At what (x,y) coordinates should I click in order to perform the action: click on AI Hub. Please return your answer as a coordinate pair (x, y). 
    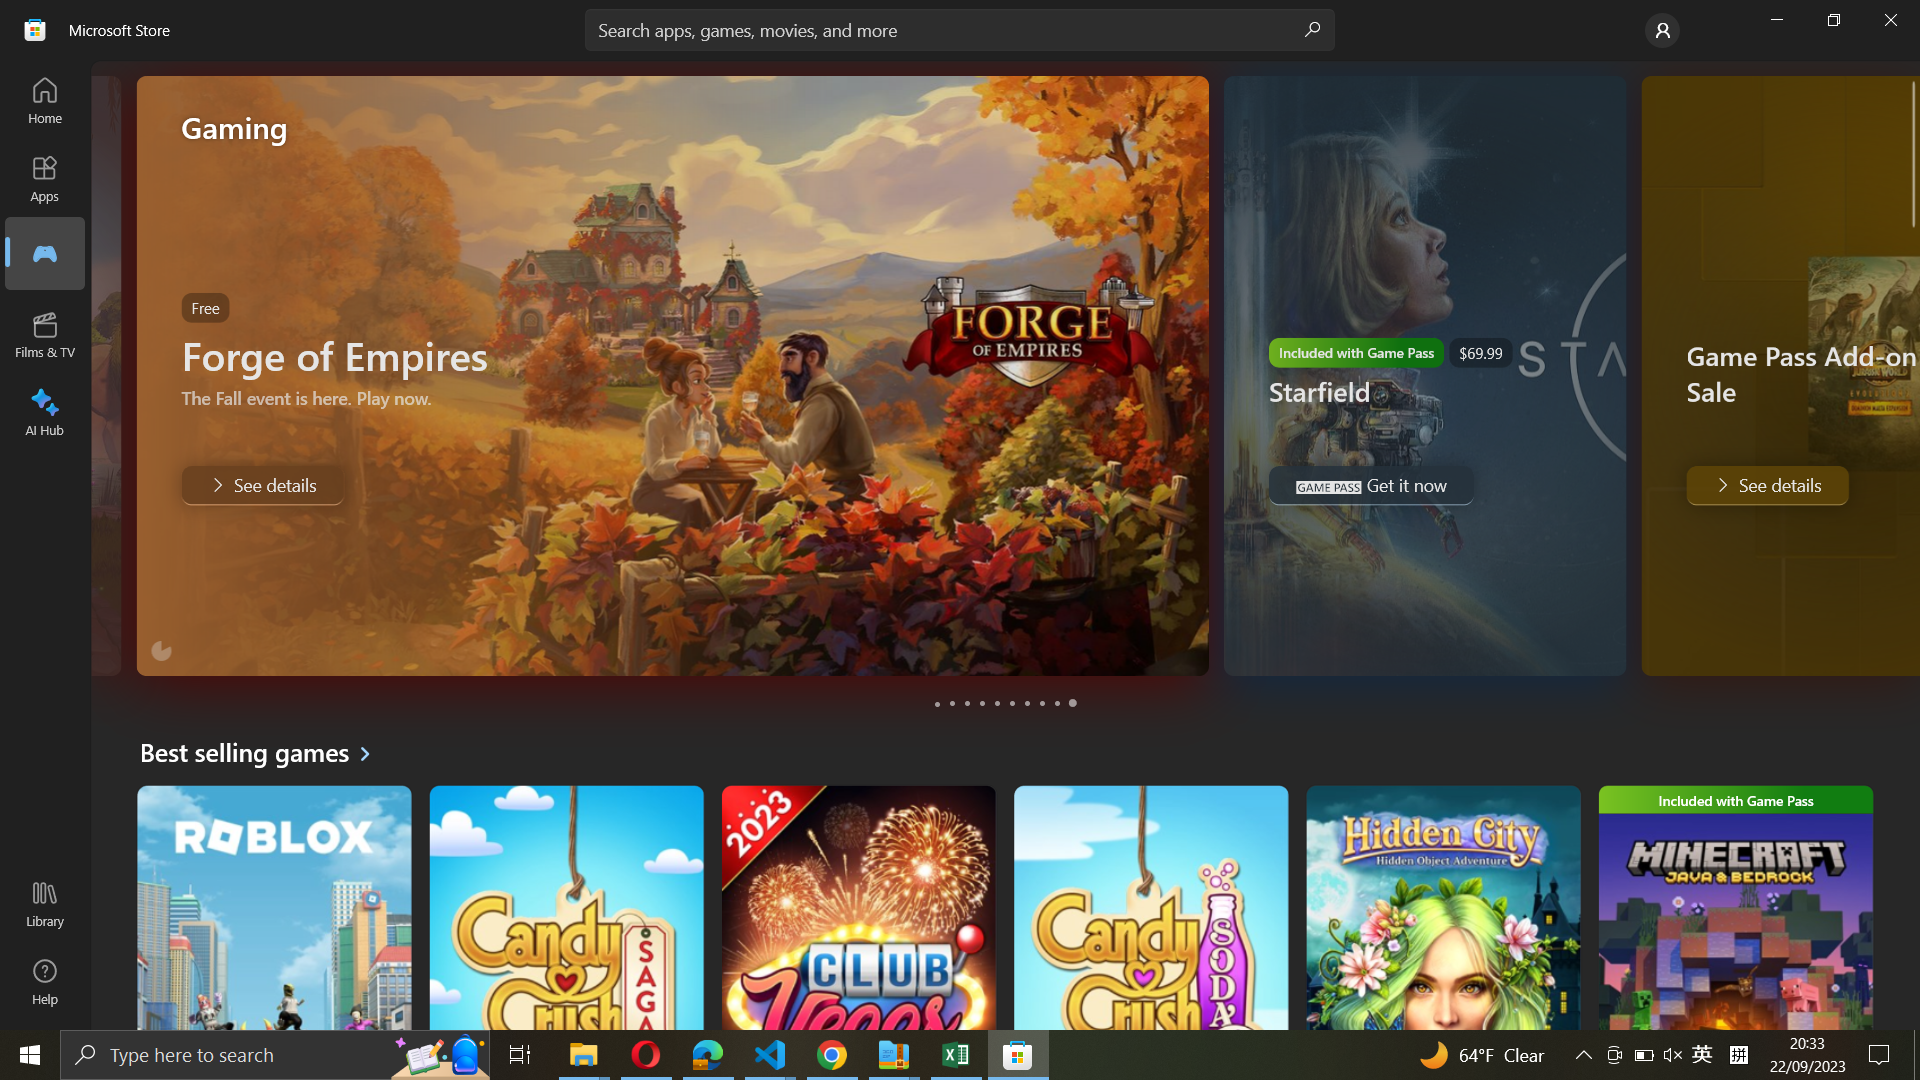
    Looking at the image, I should click on (46, 408).